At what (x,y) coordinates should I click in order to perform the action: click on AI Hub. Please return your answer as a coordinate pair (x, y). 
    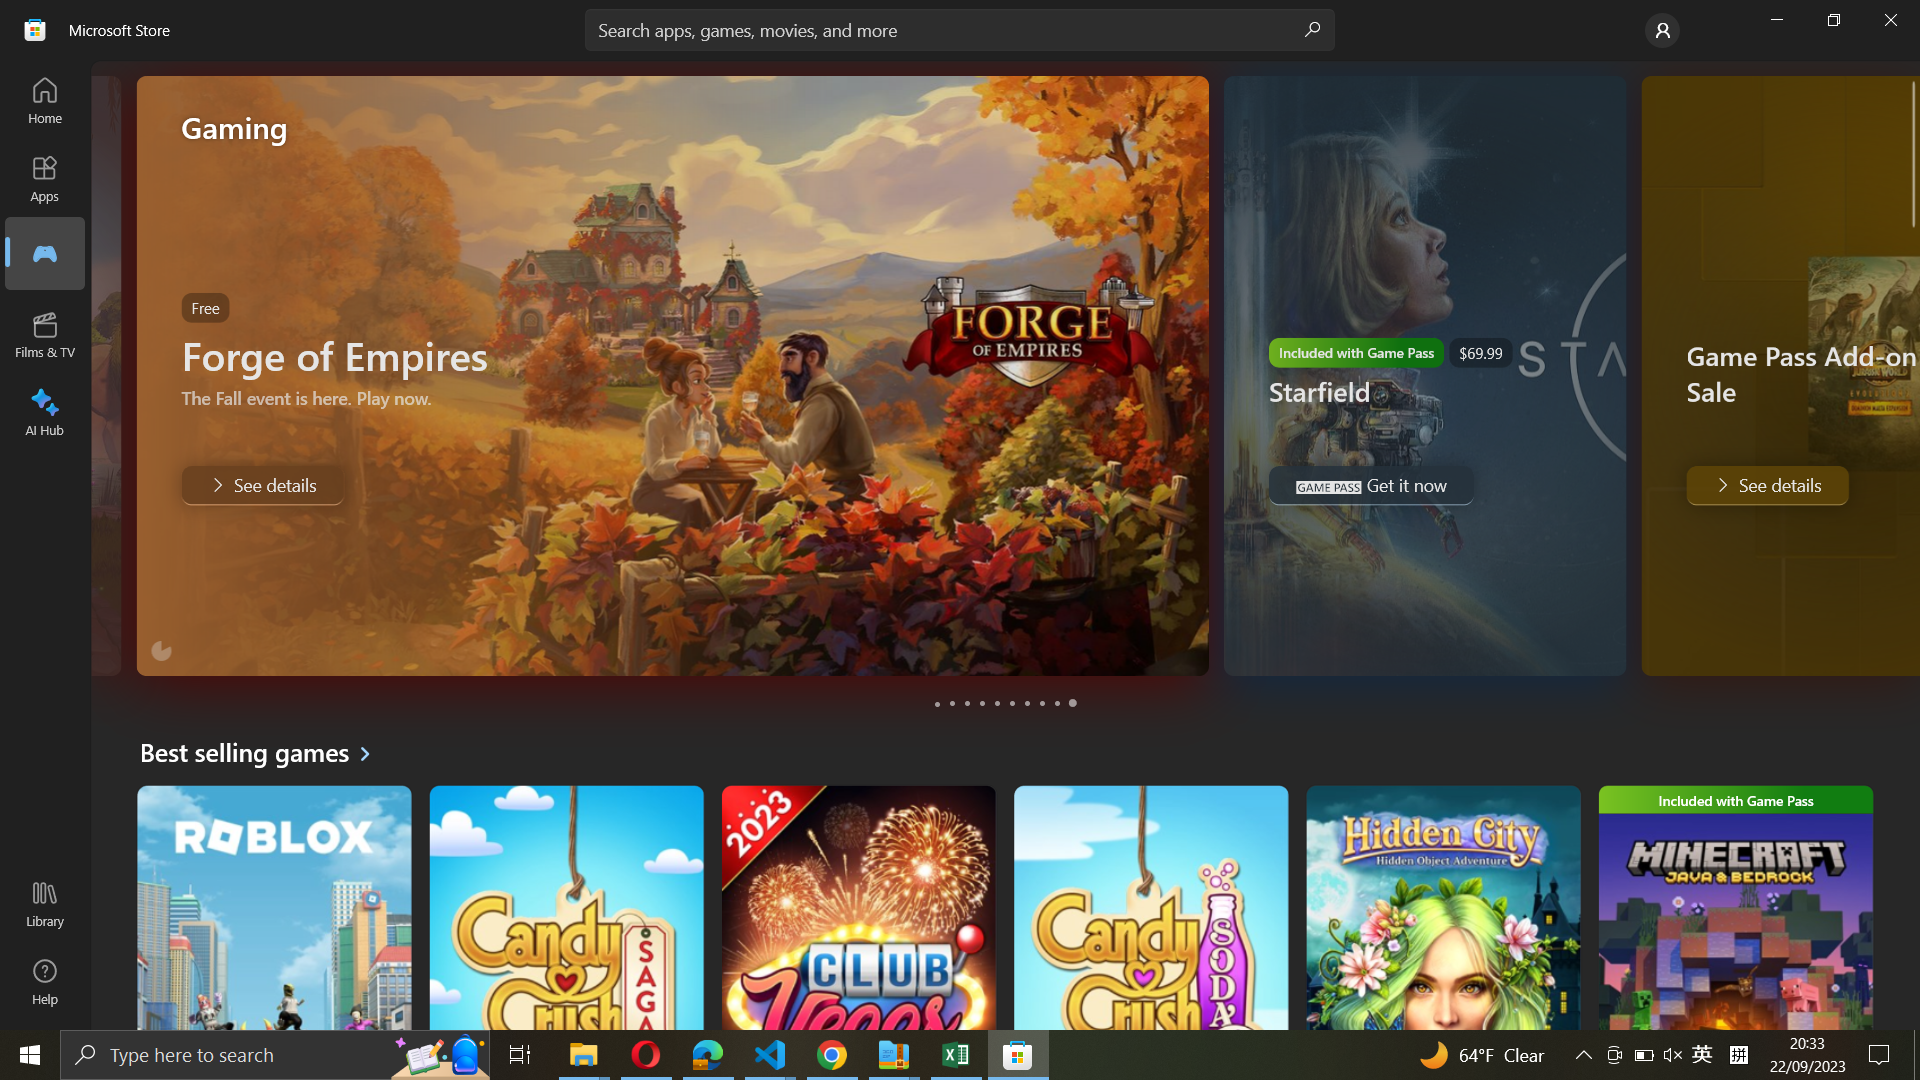
    Looking at the image, I should click on (46, 408).